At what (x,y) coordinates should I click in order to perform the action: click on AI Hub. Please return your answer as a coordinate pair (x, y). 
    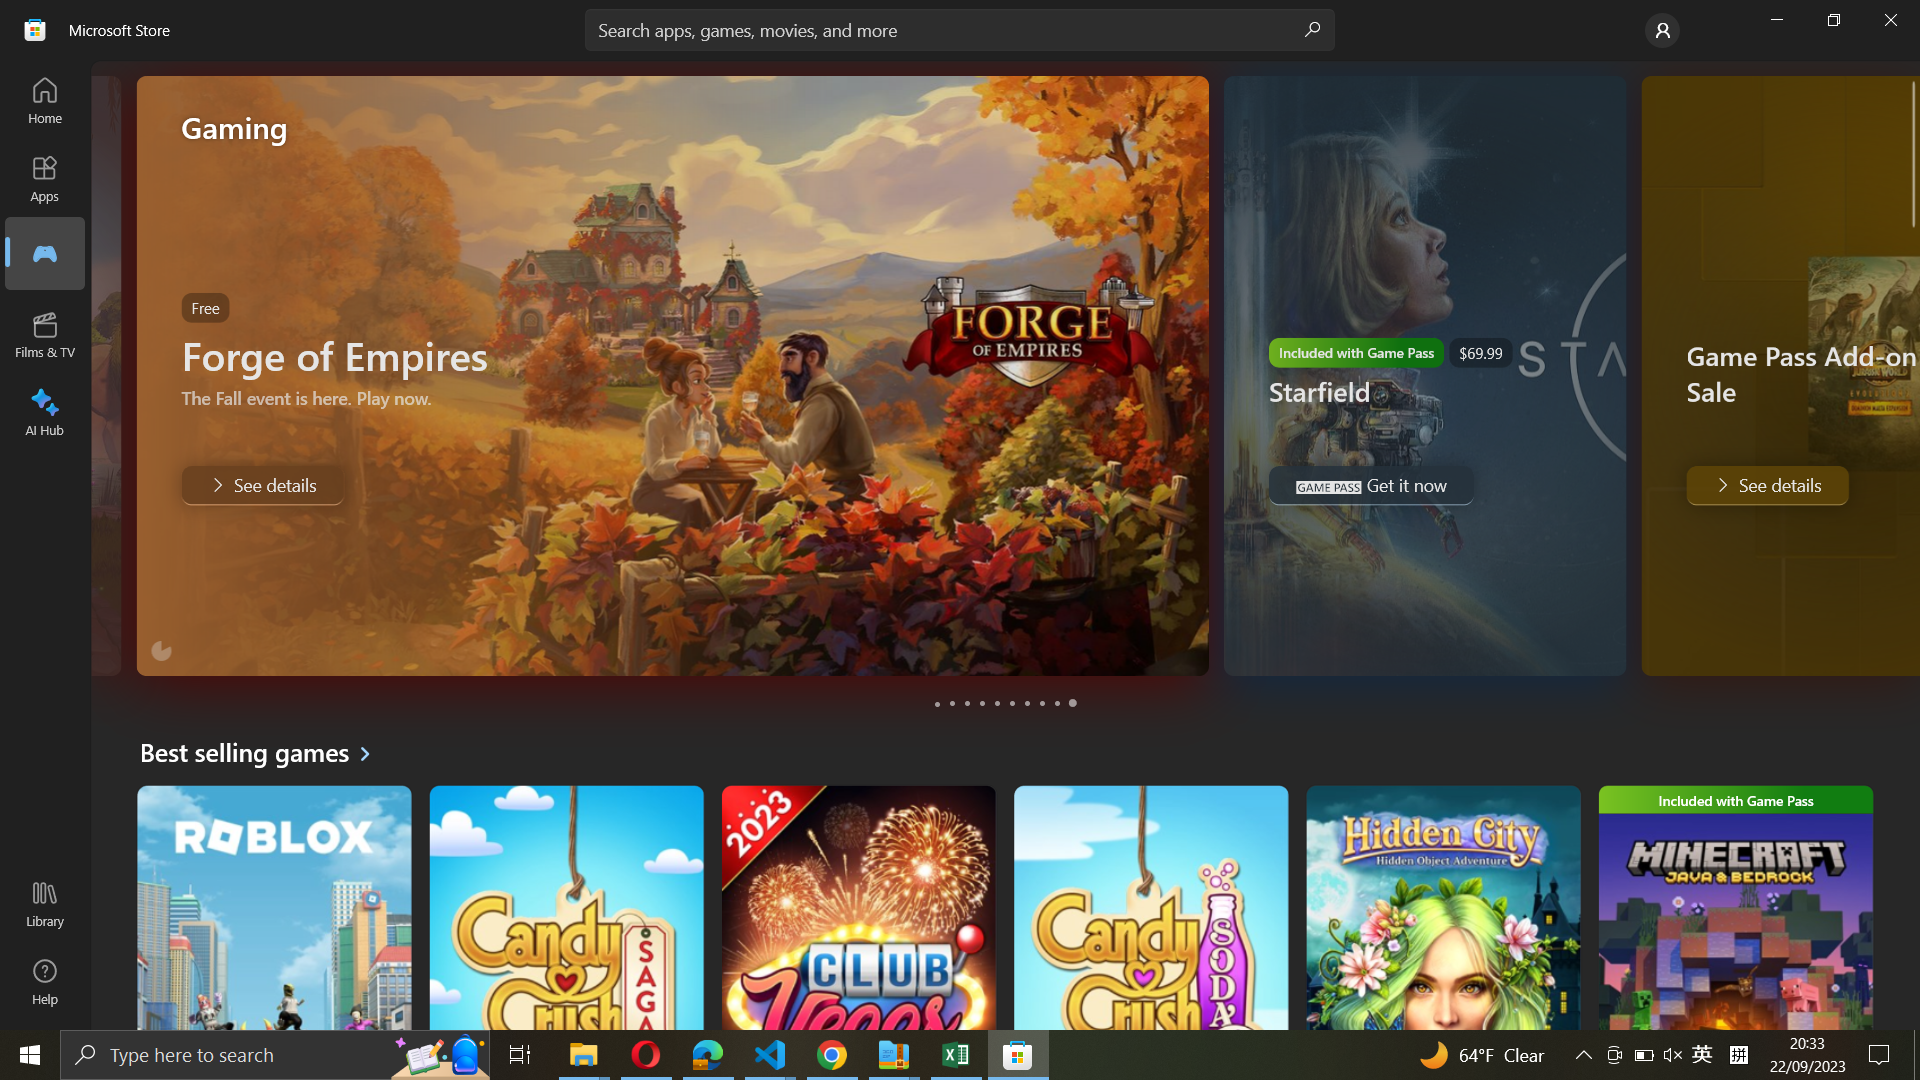
    Looking at the image, I should click on (46, 408).